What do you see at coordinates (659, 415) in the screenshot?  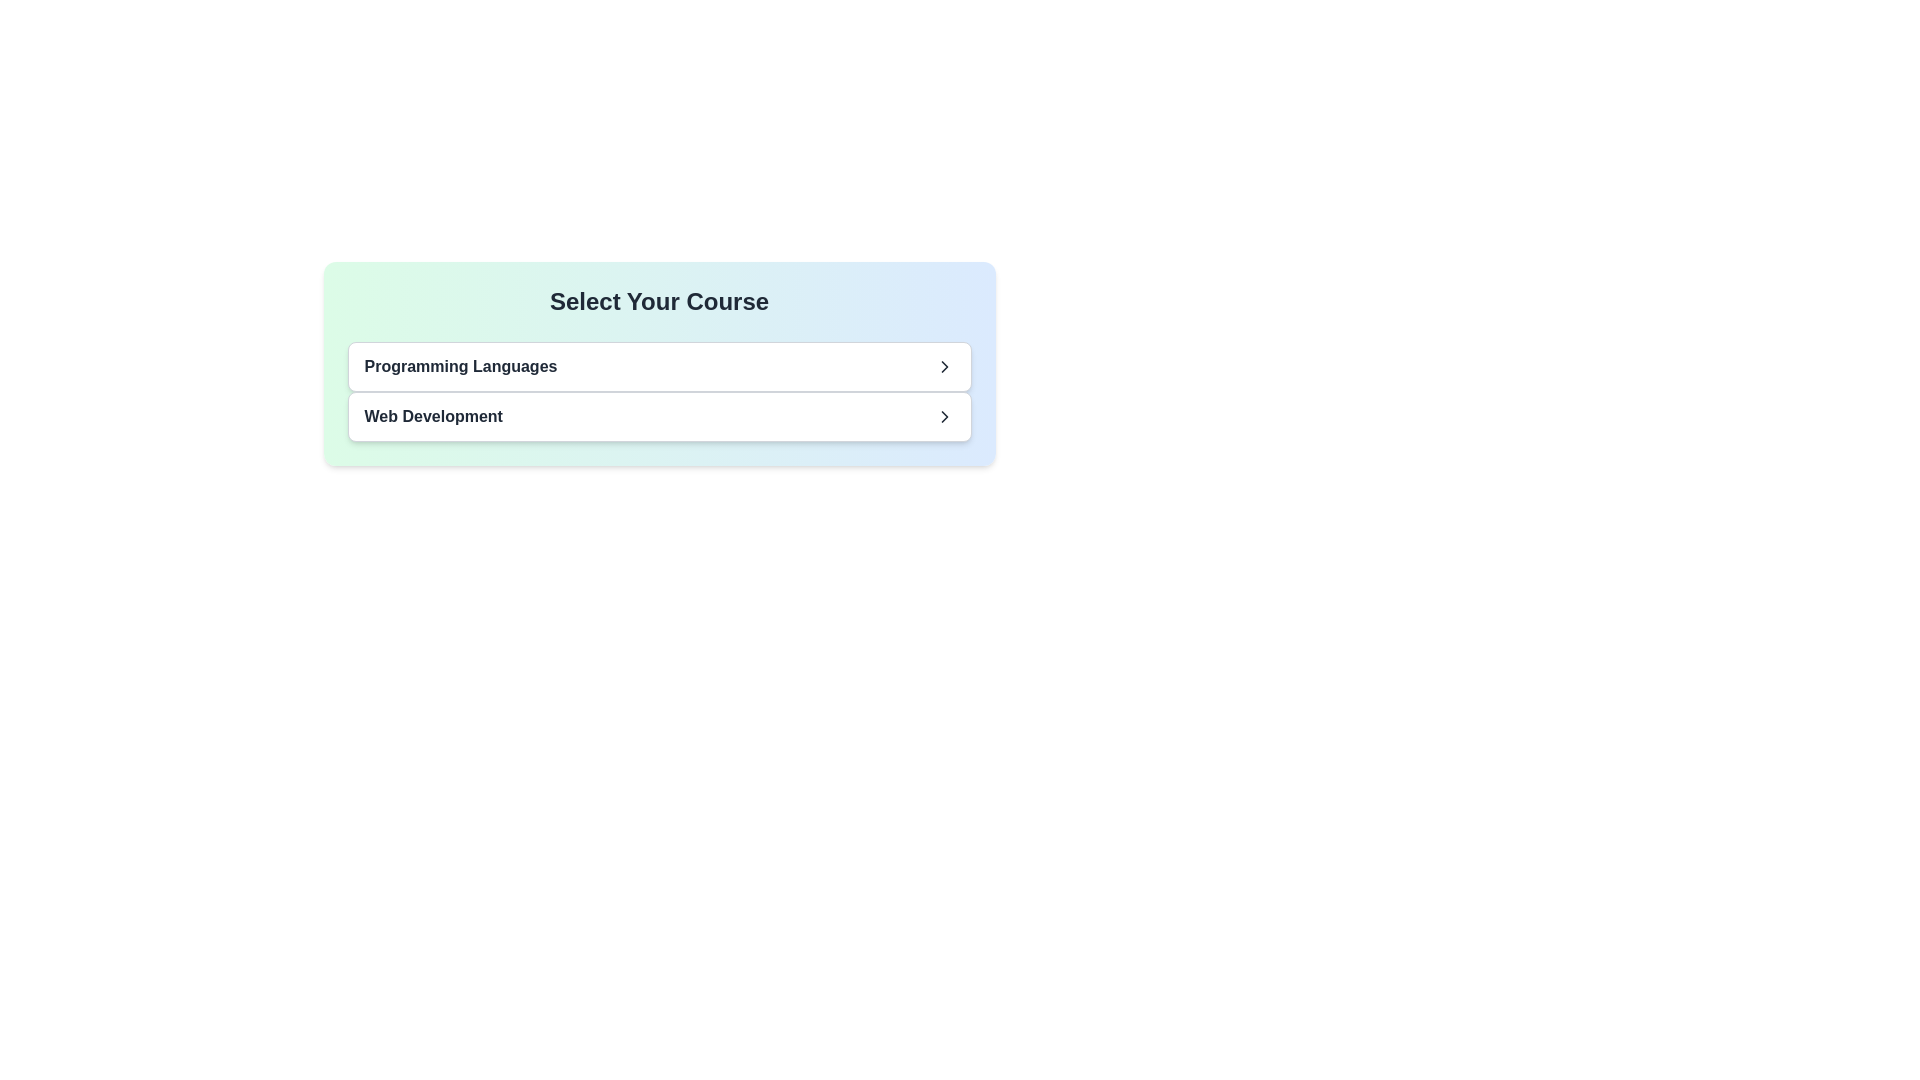 I see `the 'Web Development' button located below the 'Programming Languages' item` at bounding box center [659, 415].